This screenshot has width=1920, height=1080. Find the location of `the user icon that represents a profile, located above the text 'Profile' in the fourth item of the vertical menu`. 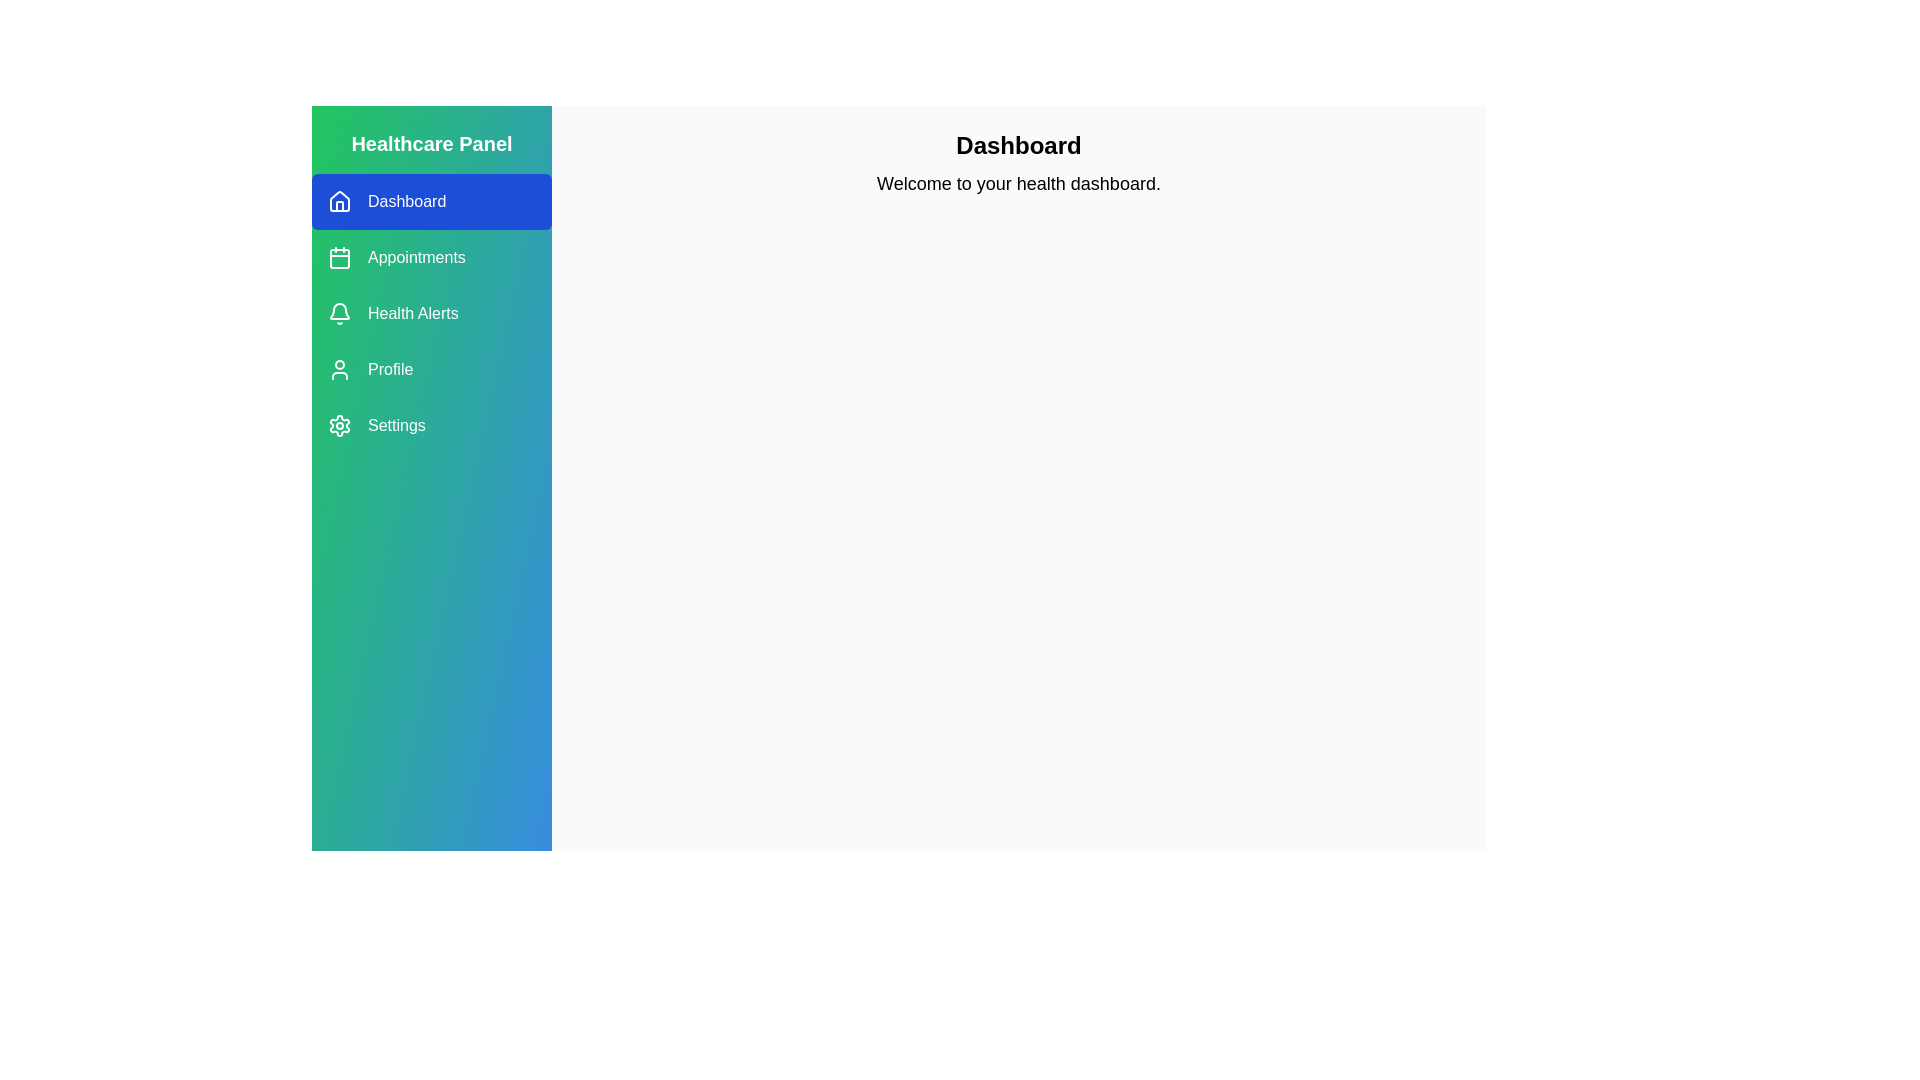

the user icon that represents a profile, located above the text 'Profile' in the fourth item of the vertical menu is located at coordinates (340, 370).